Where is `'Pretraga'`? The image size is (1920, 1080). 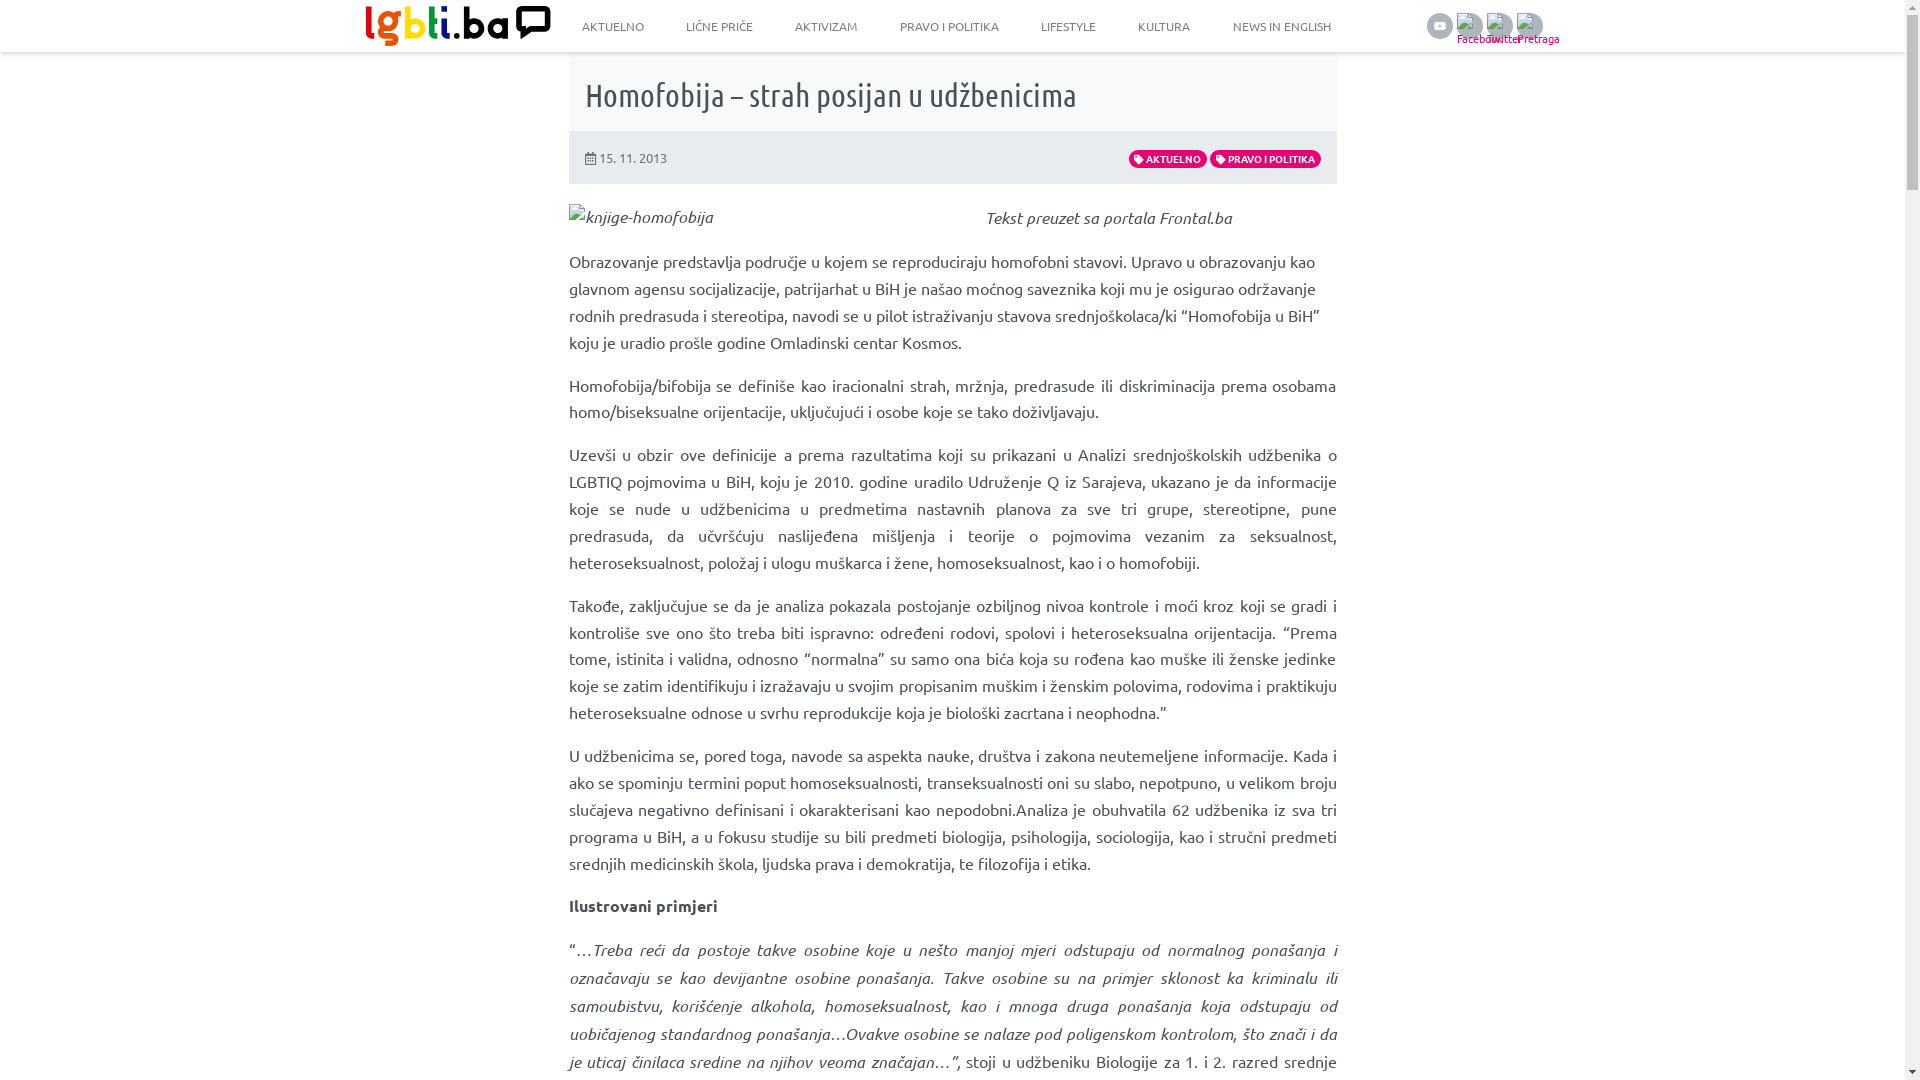
'Pretraga' is located at coordinates (1528, 26).